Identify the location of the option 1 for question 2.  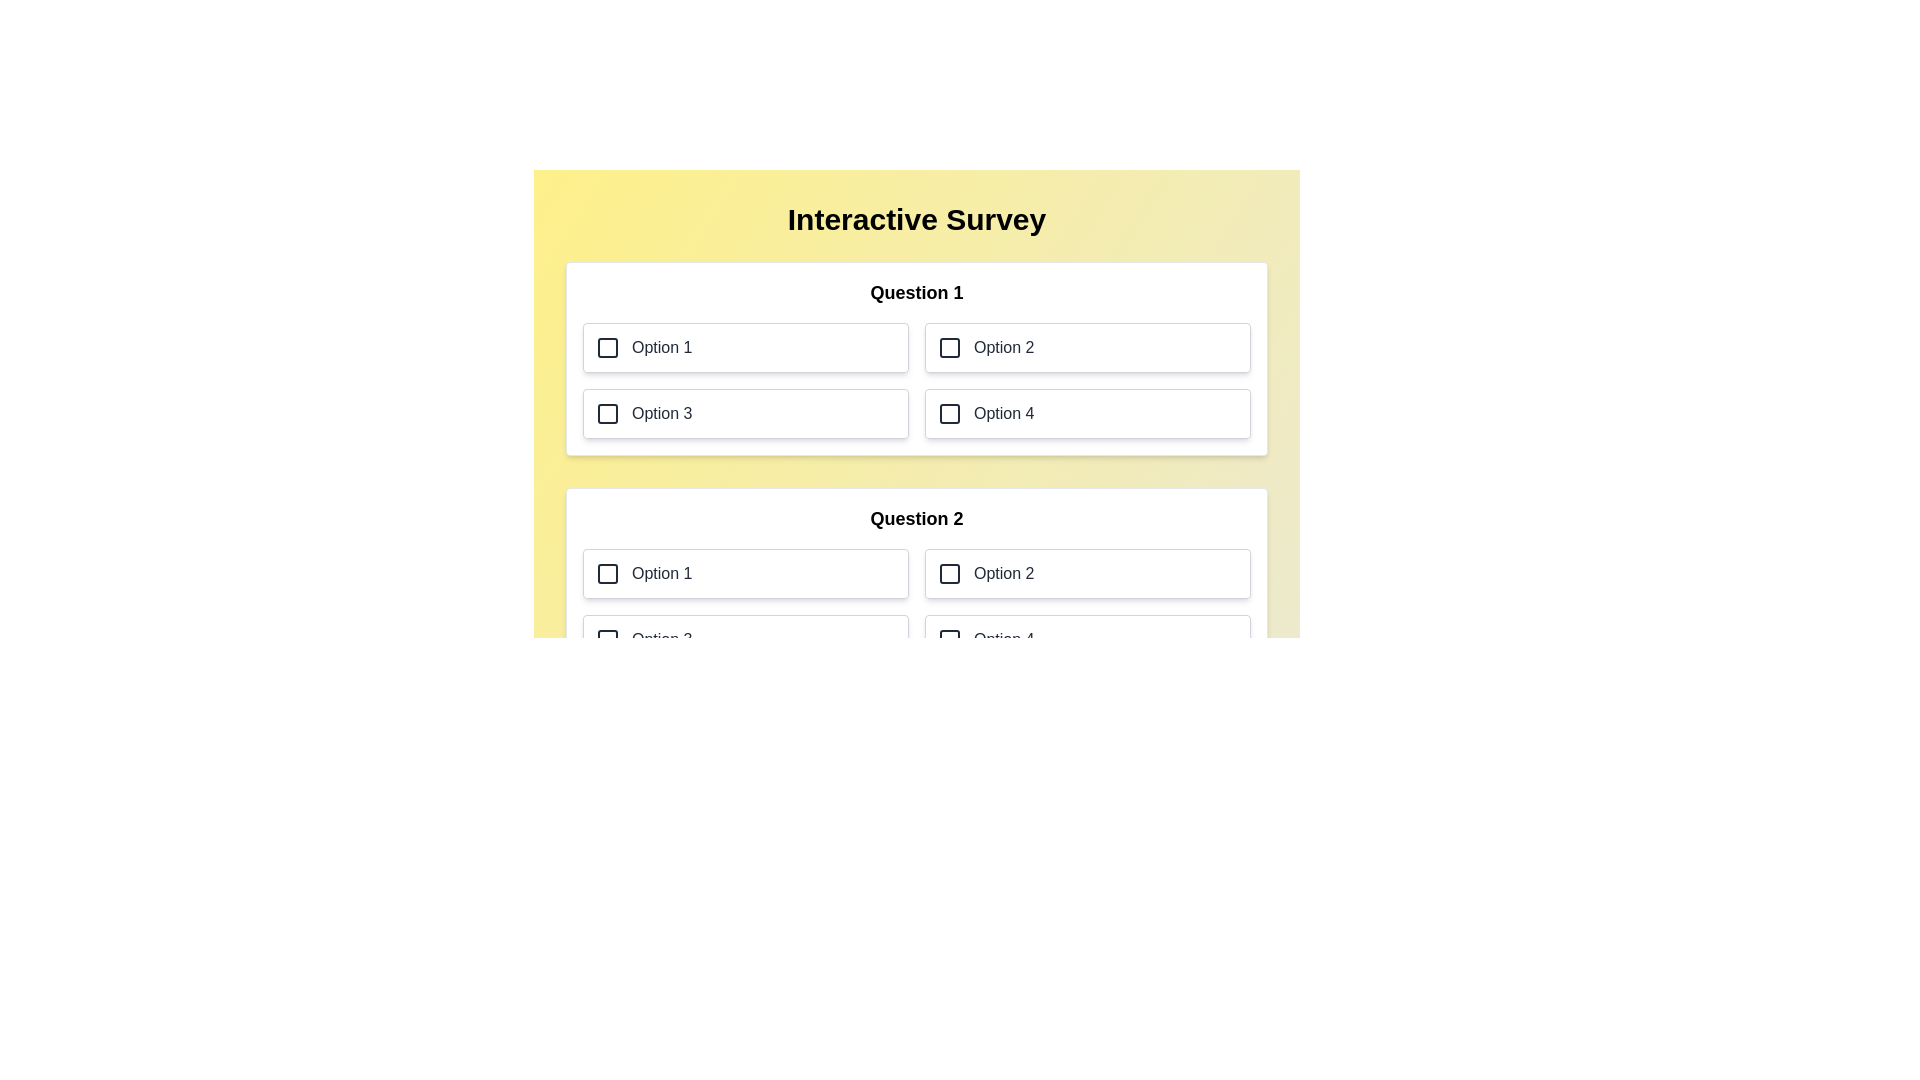
(744, 574).